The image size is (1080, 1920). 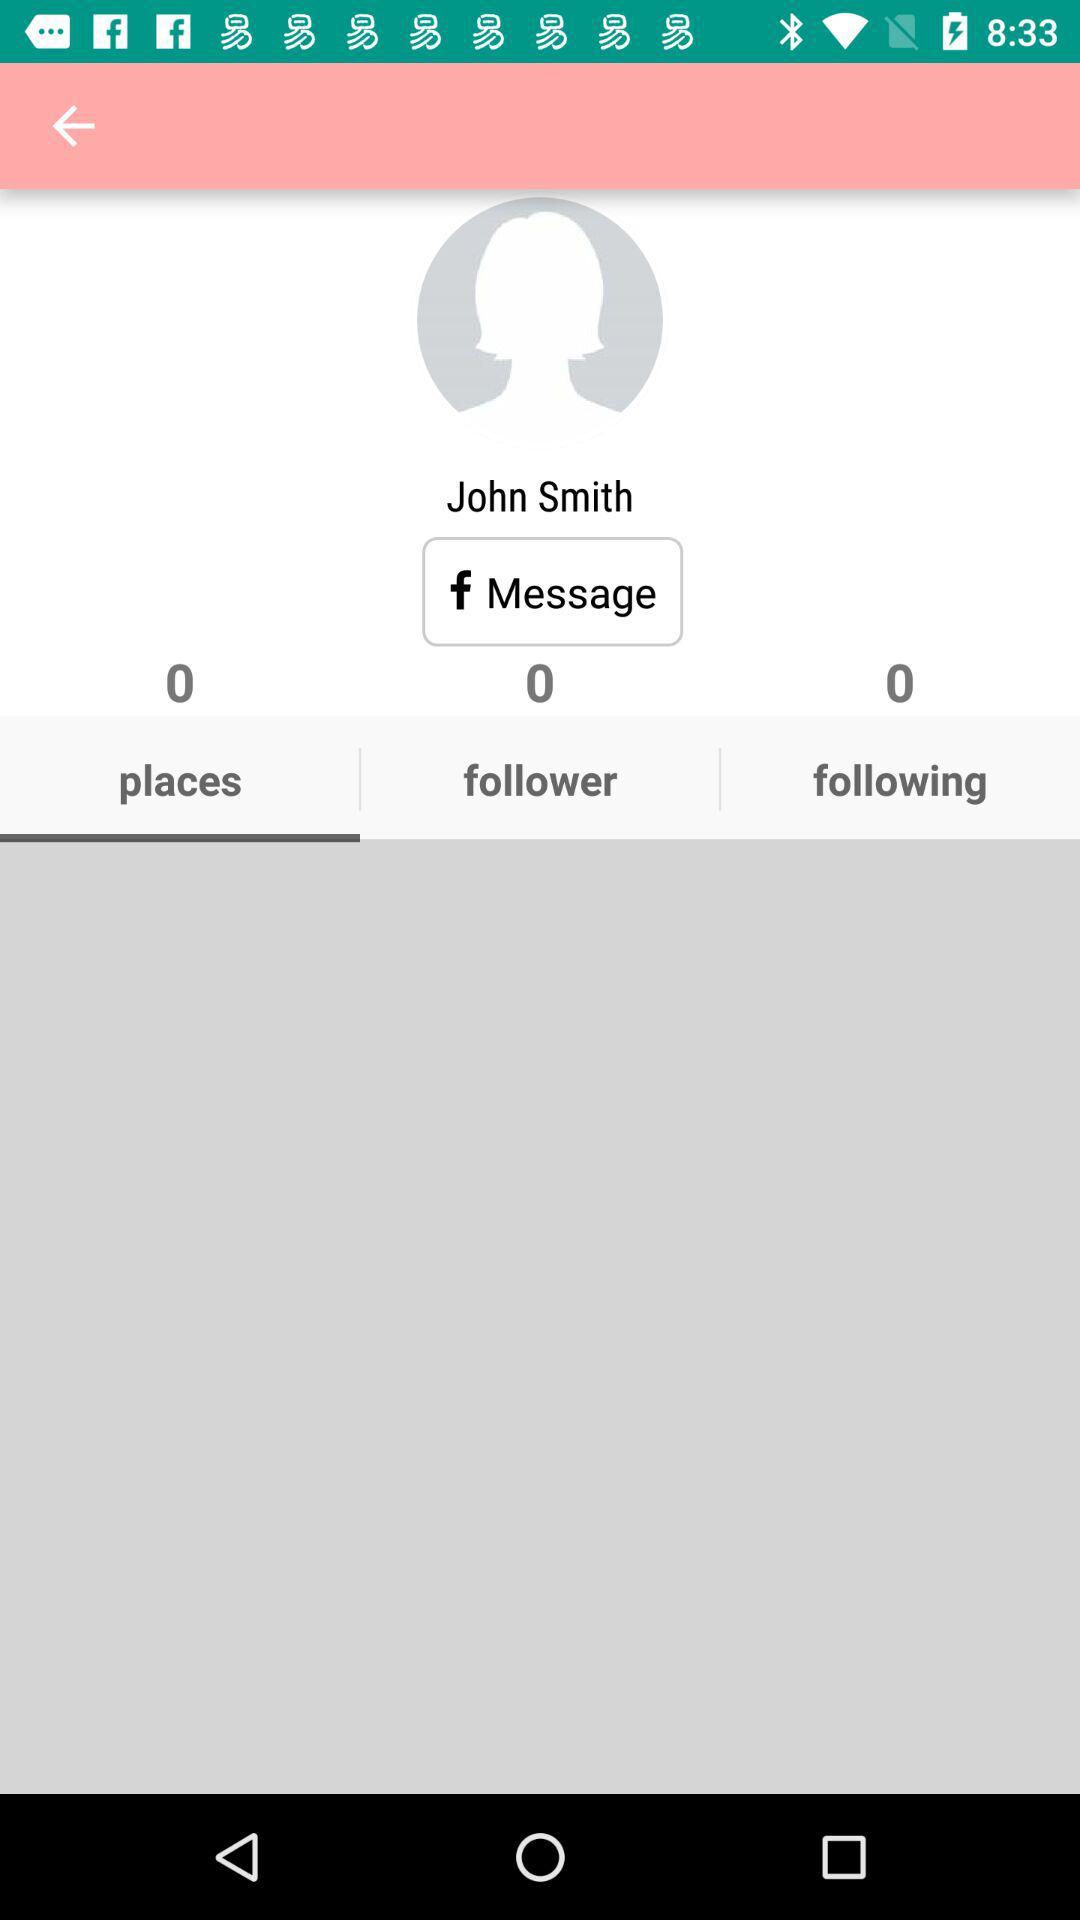 What do you see at coordinates (180, 778) in the screenshot?
I see `item below the 0 item` at bounding box center [180, 778].